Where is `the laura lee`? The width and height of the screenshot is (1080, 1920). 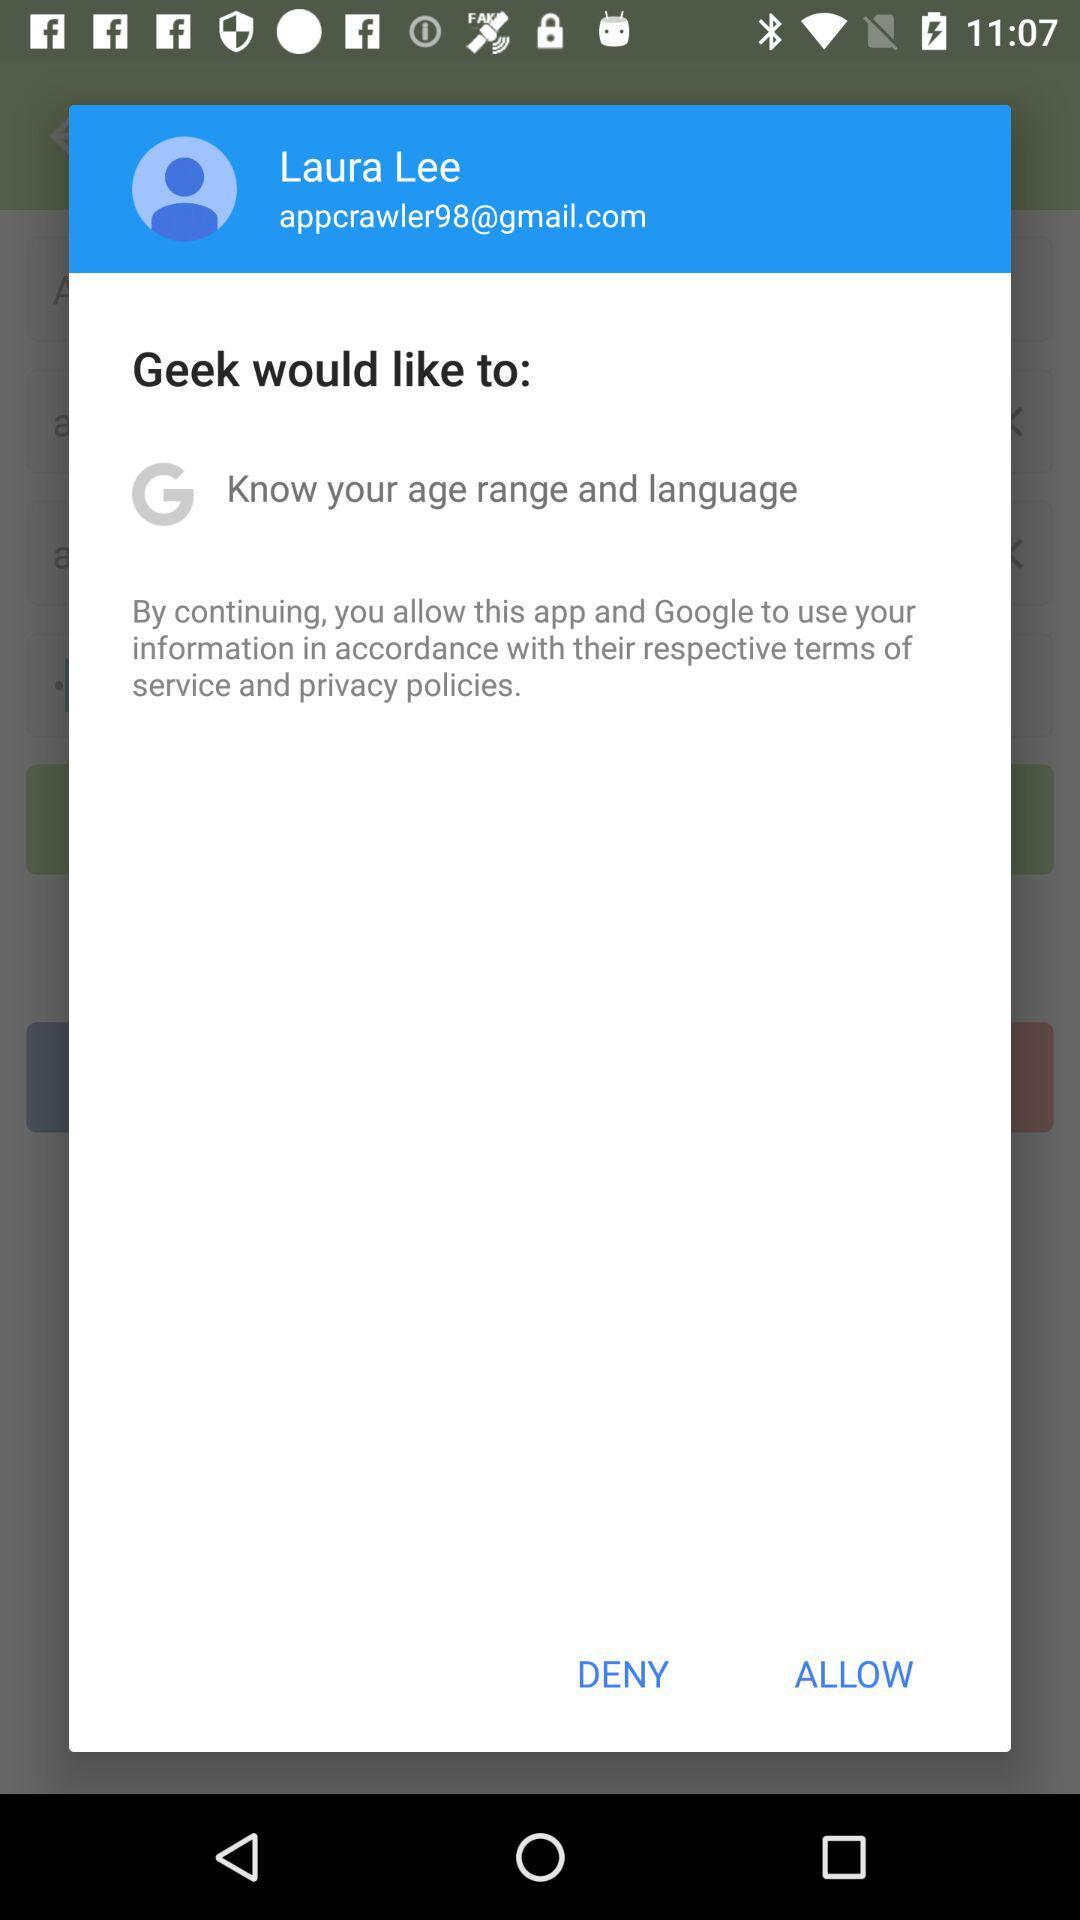 the laura lee is located at coordinates (370, 164).